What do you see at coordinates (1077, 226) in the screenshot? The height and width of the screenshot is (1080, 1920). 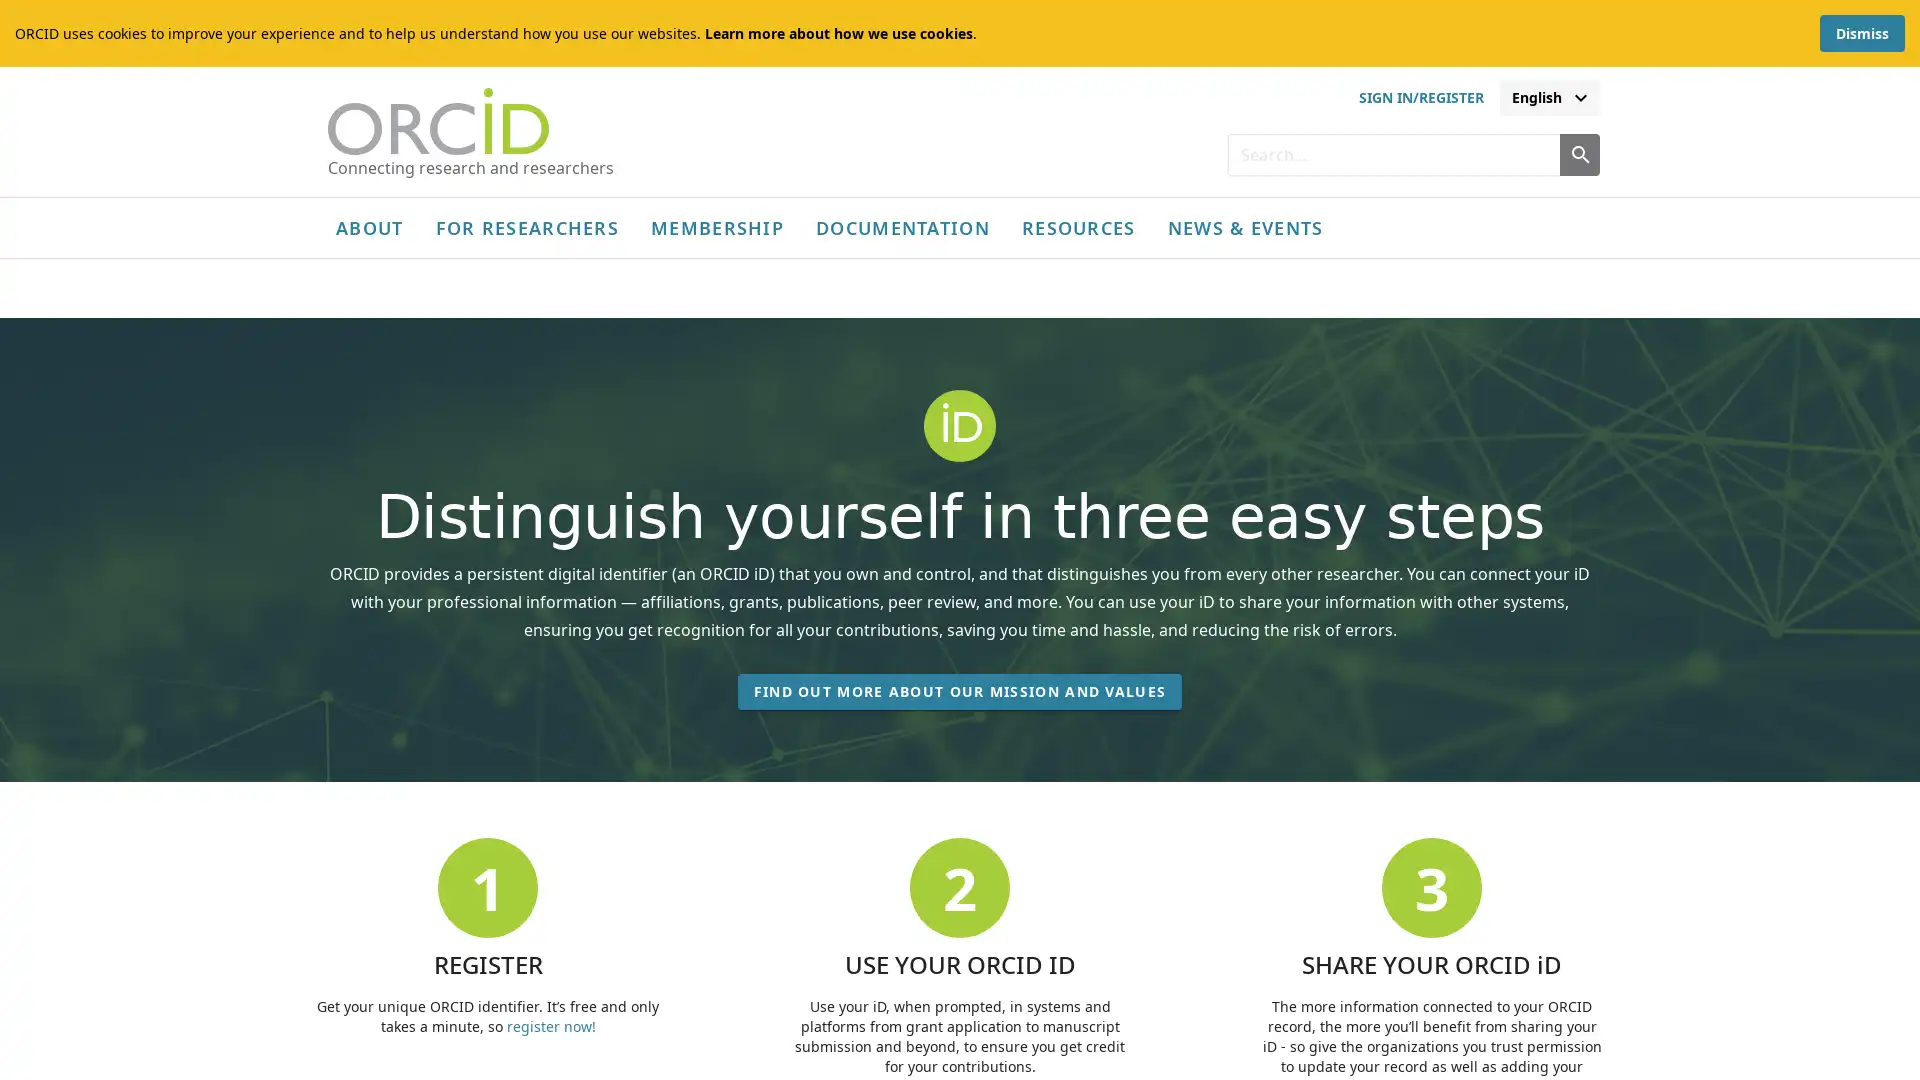 I see `RESOURCES` at bounding box center [1077, 226].